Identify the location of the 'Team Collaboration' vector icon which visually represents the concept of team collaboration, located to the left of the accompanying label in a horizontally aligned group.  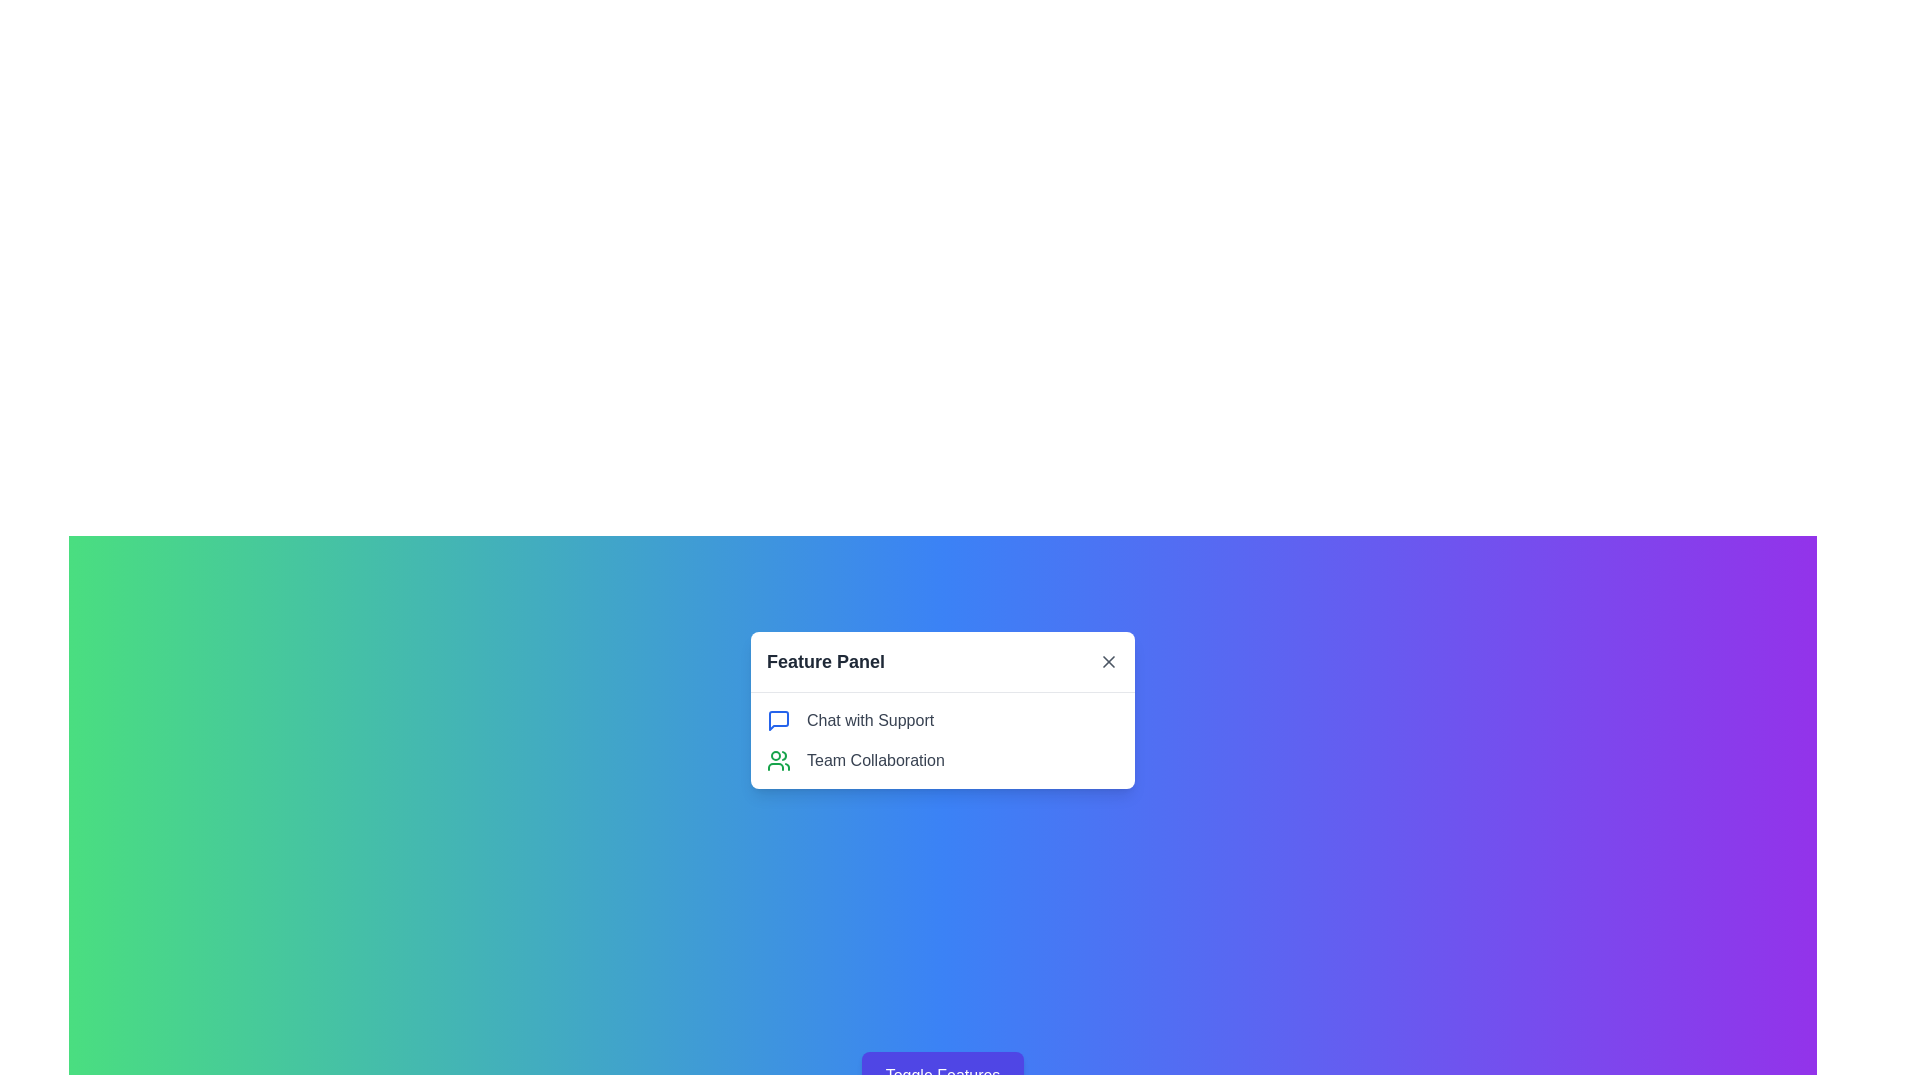
(777, 760).